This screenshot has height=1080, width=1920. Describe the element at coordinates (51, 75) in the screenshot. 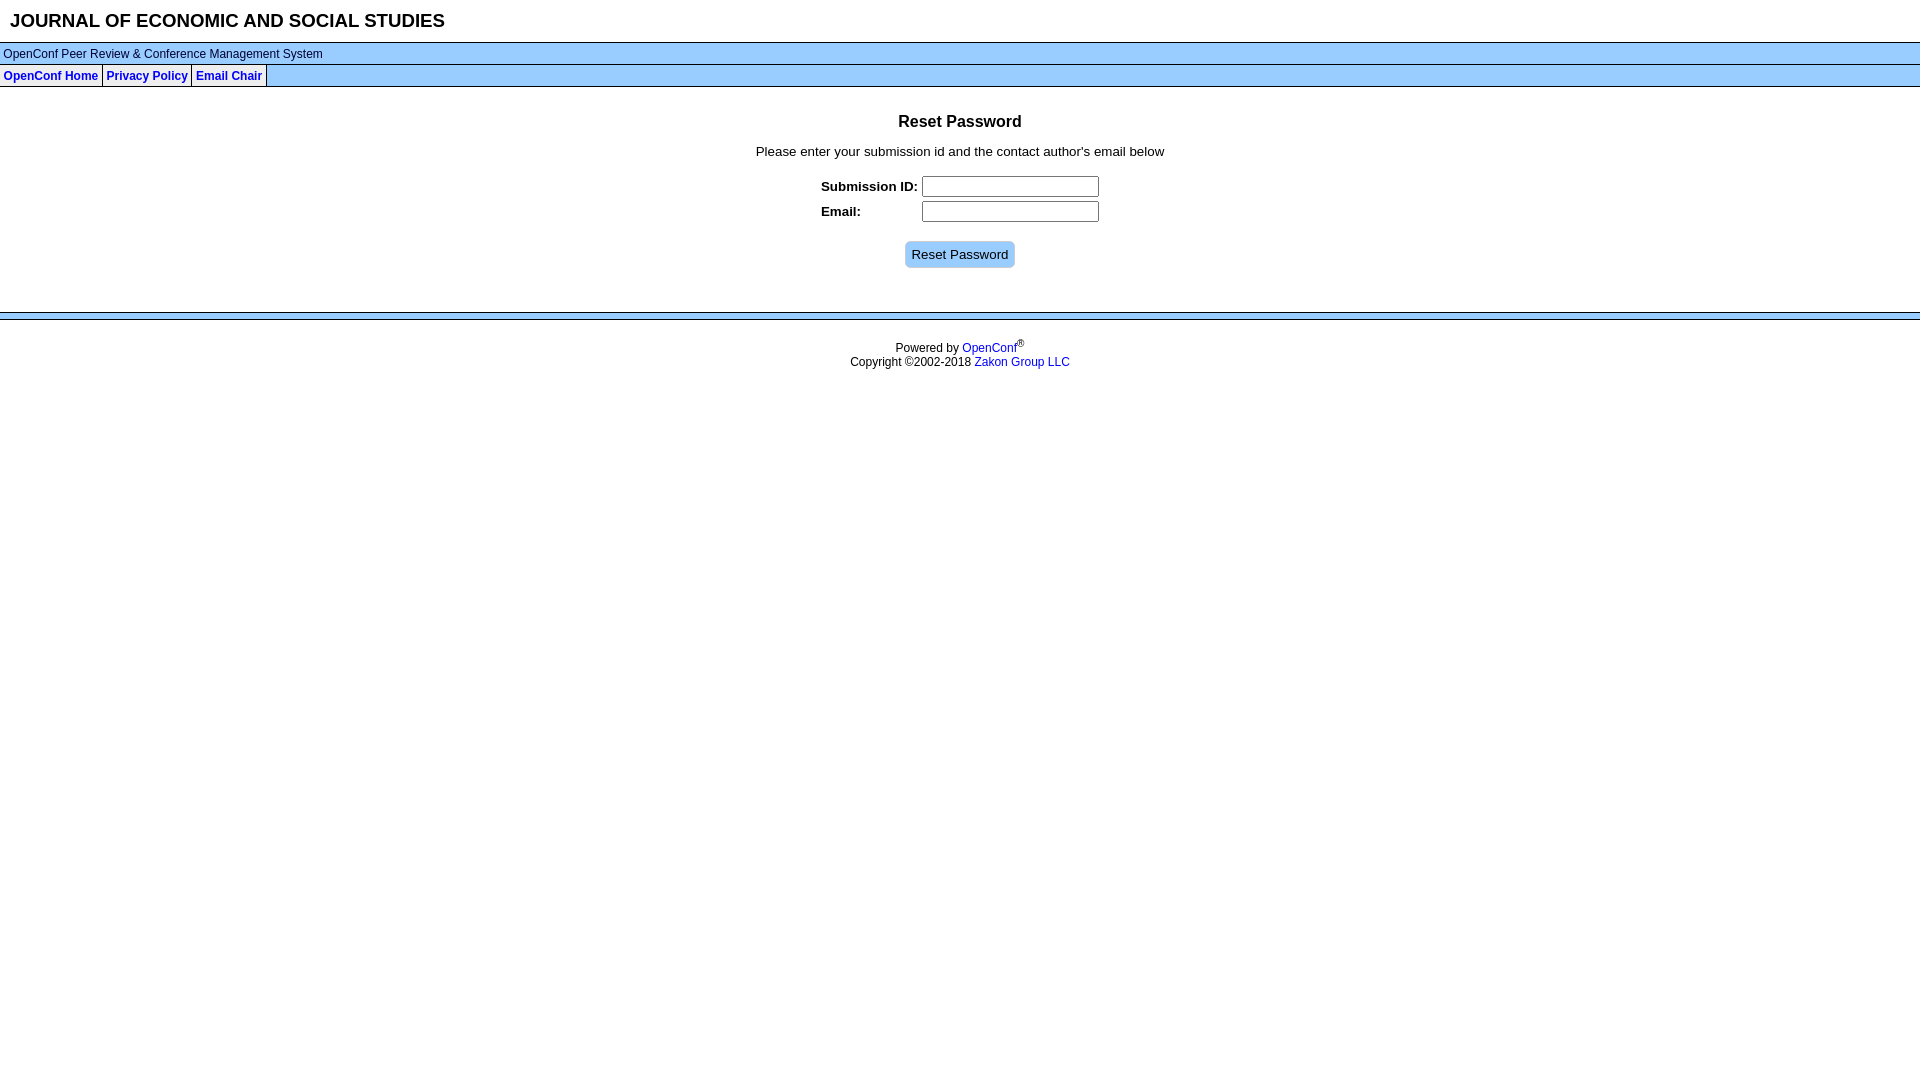

I see `'OpenConf Home'` at that location.